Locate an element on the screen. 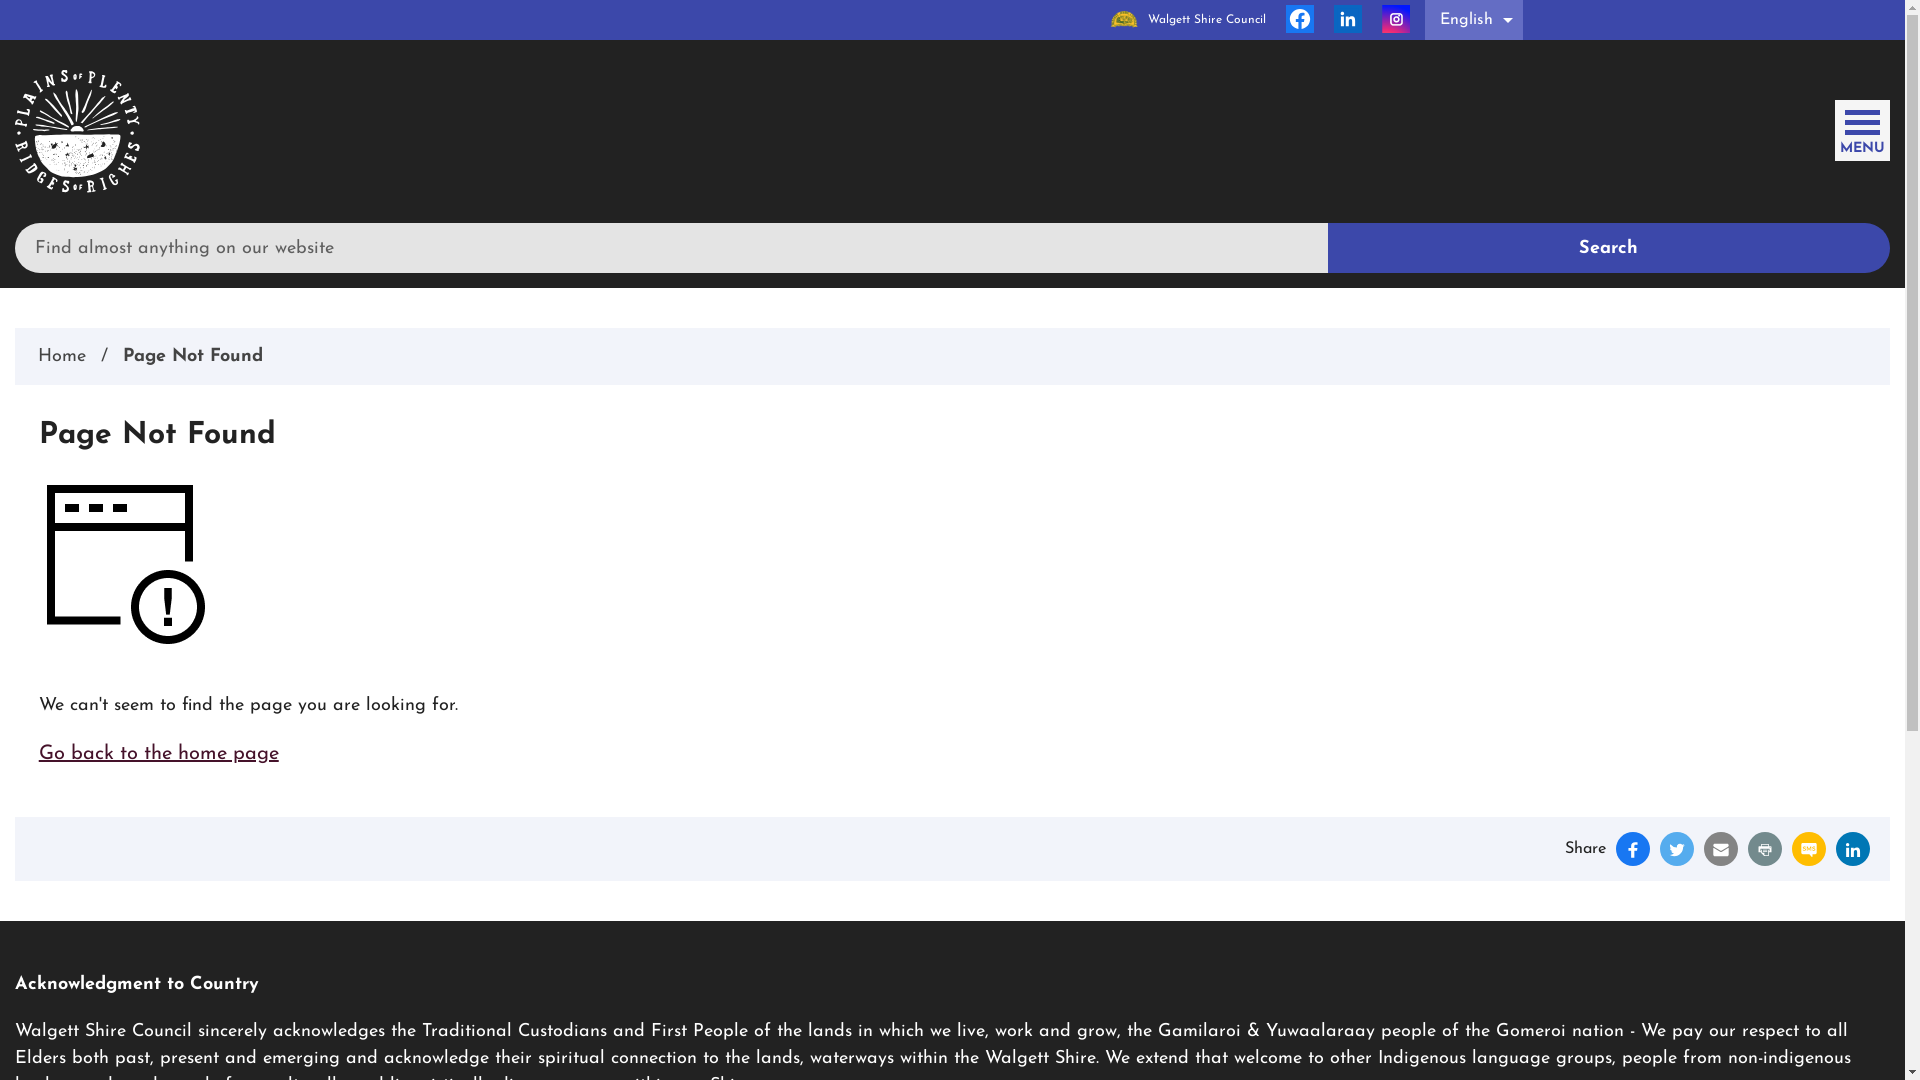 The height and width of the screenshot is (1080, 1920). 'MENU' is located at coordinates (1861, 126).